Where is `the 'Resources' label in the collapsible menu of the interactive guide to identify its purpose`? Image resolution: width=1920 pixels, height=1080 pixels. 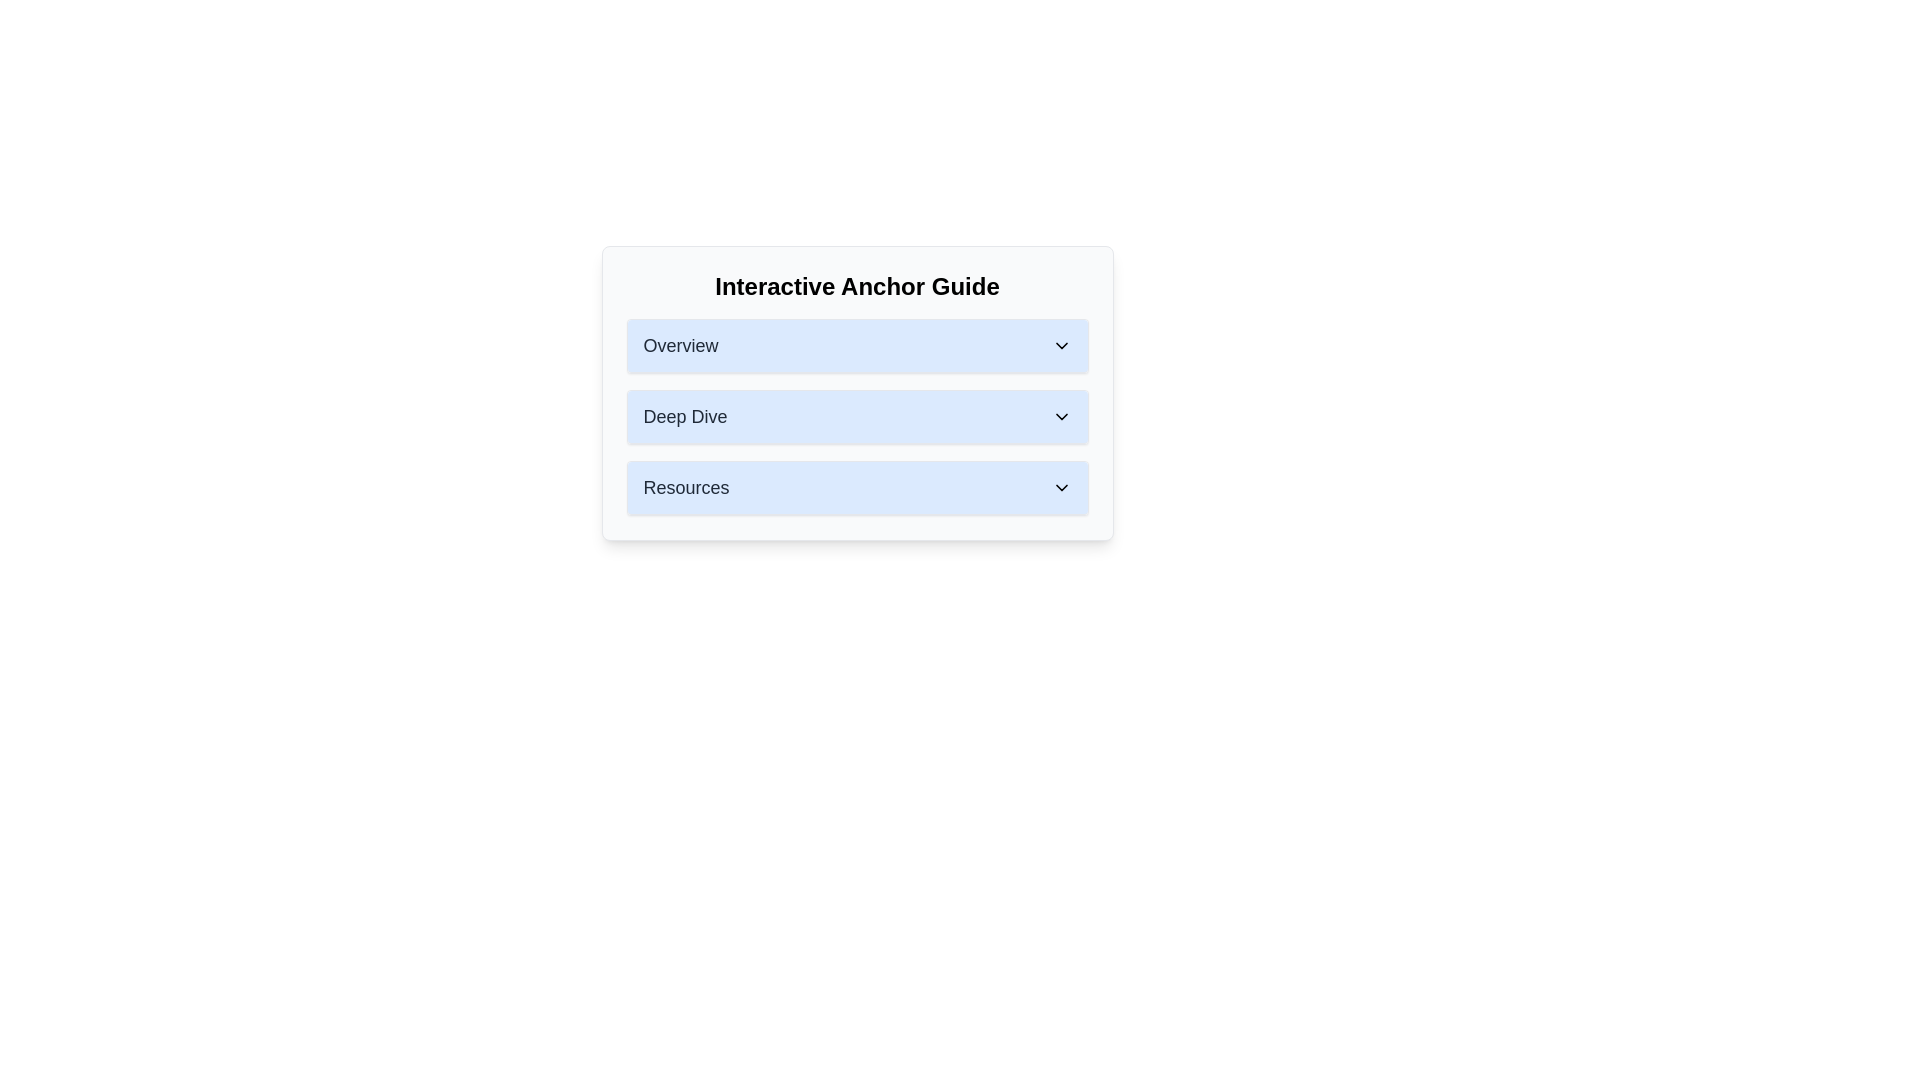 the 'Resources' label in the collapsible menu of the interactive guide to identify its purpose is located at coordinates (686, 488).